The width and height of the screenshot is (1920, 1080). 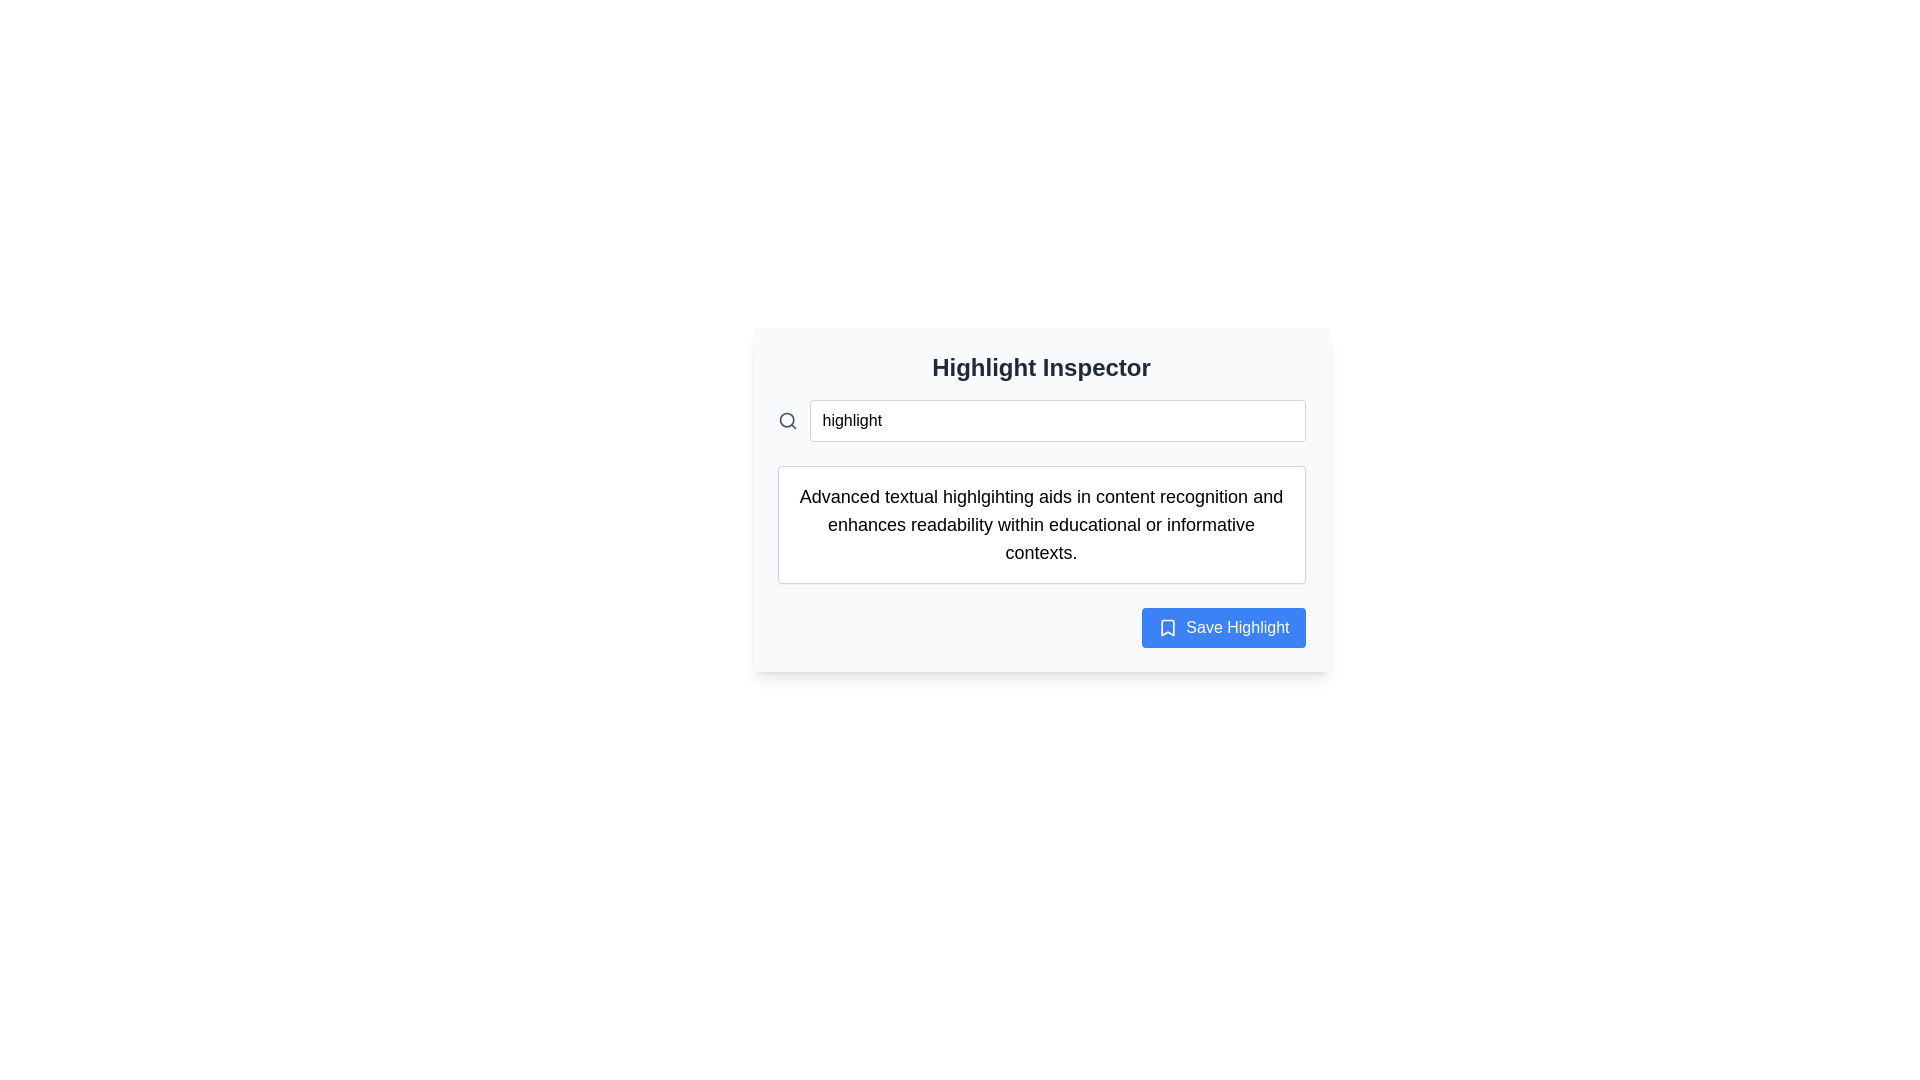 What do you see at coordinates (1168, 627) in the screenshot?
I see `the bookmark icon, which is styled with a thin black outline and is located next to the 'Save Highlight' button in the bottom-right corner of the dialog interface` at bounding box center [1168, 627].